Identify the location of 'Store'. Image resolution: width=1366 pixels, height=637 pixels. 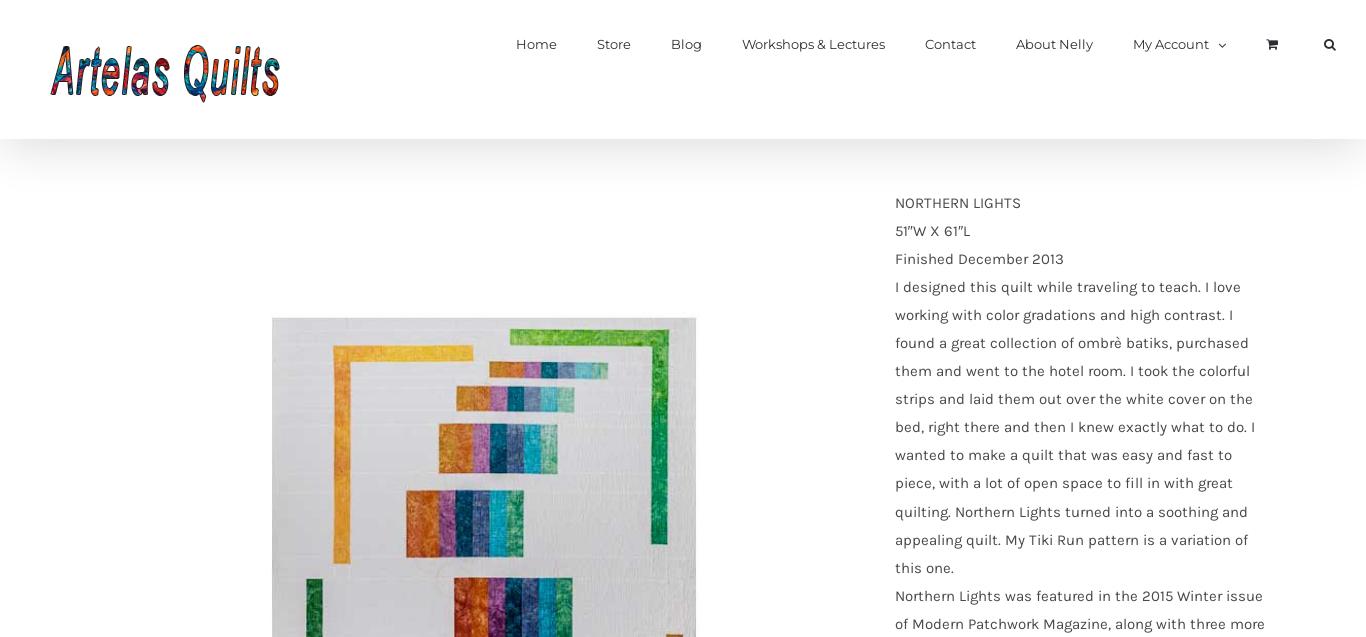
(613, 44).